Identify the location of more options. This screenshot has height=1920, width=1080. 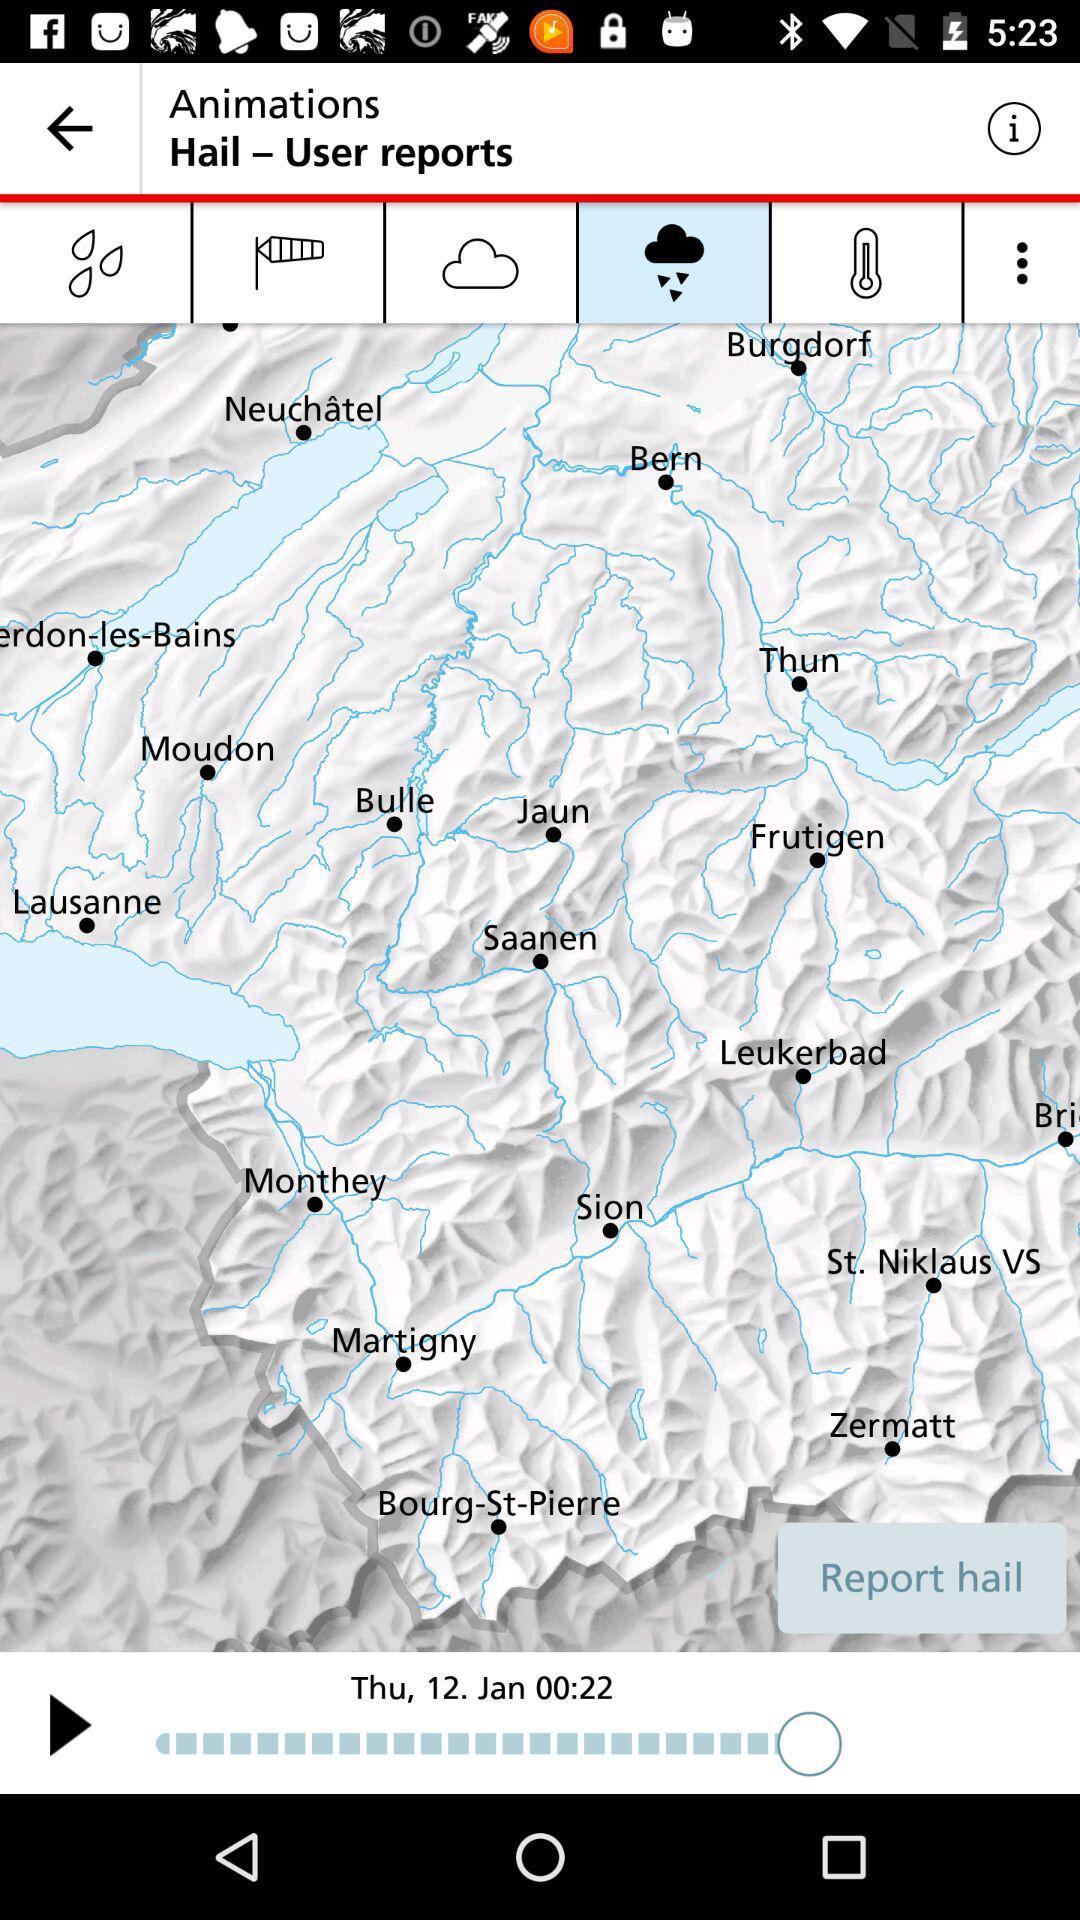
(1022, 261).